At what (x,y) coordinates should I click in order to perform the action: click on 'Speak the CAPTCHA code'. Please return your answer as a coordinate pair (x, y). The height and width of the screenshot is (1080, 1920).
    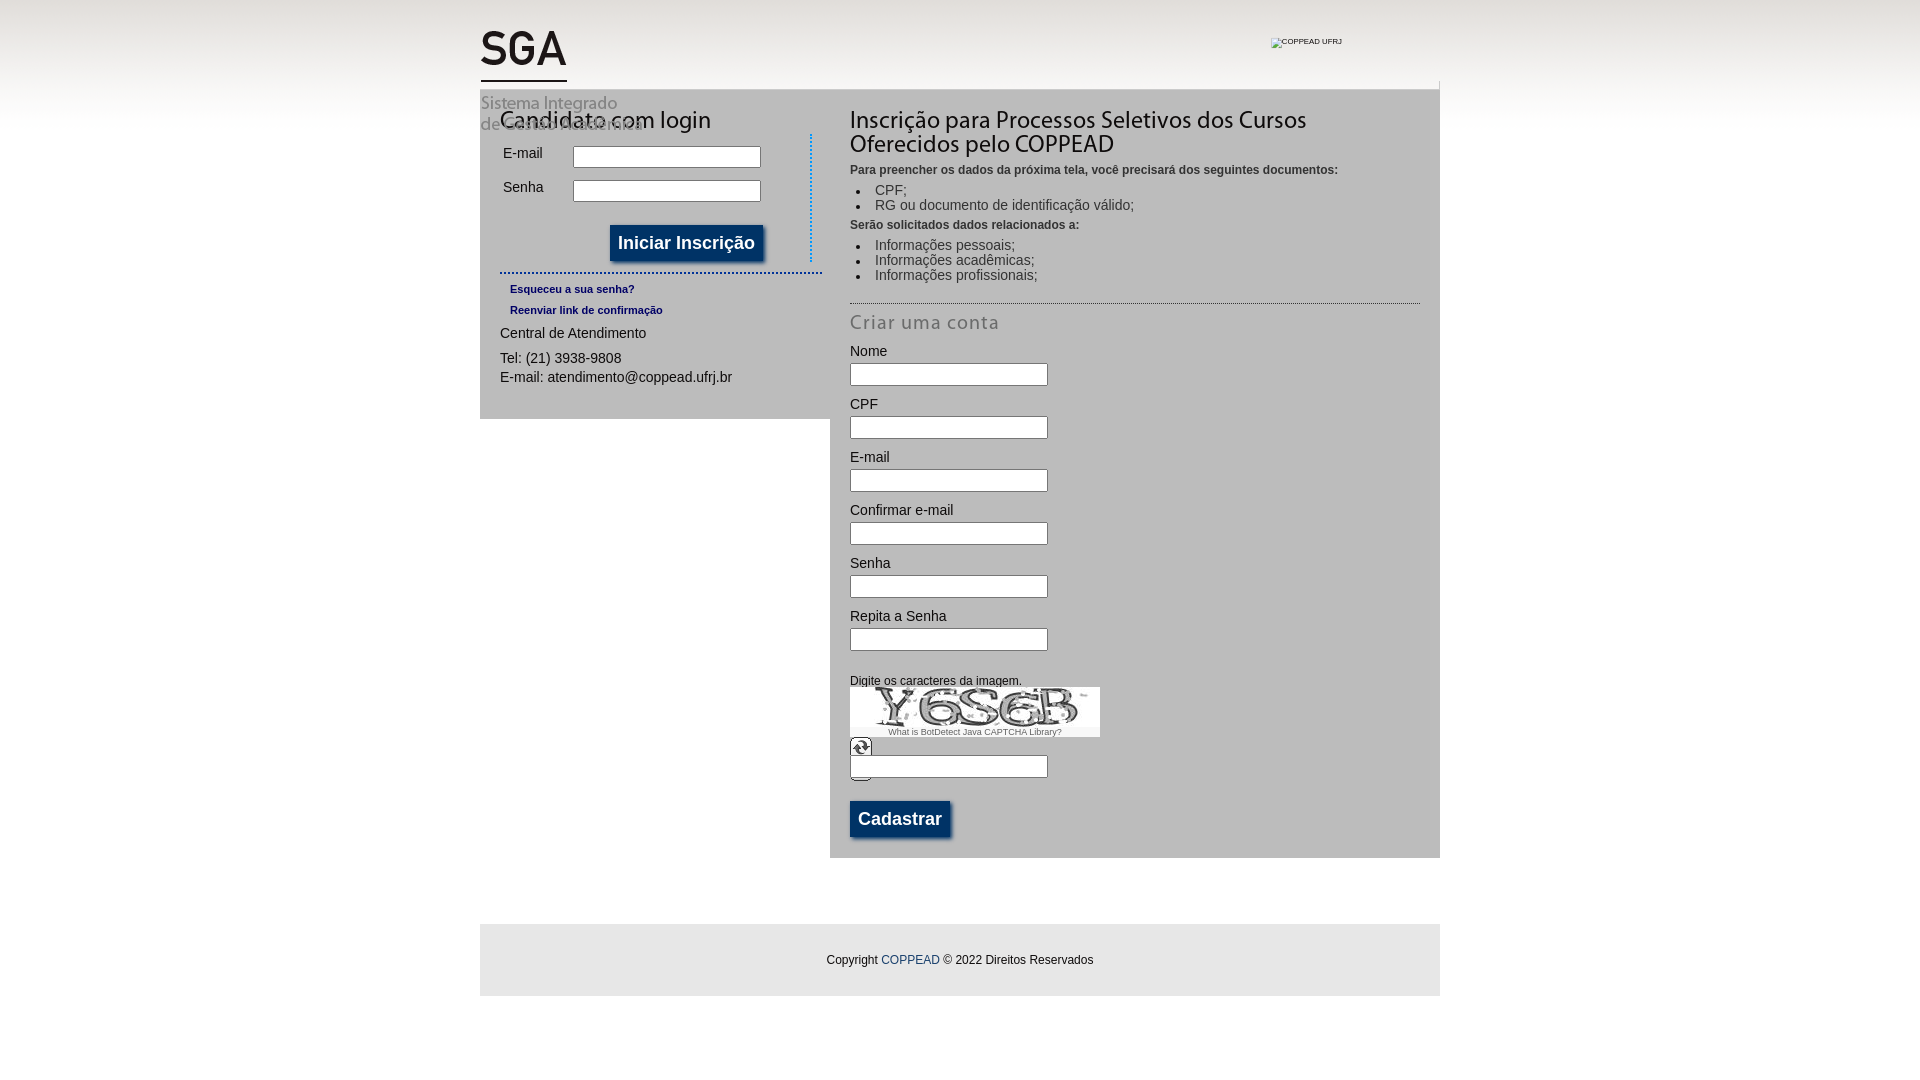
    Looking at the image, I should click on (860, 775).